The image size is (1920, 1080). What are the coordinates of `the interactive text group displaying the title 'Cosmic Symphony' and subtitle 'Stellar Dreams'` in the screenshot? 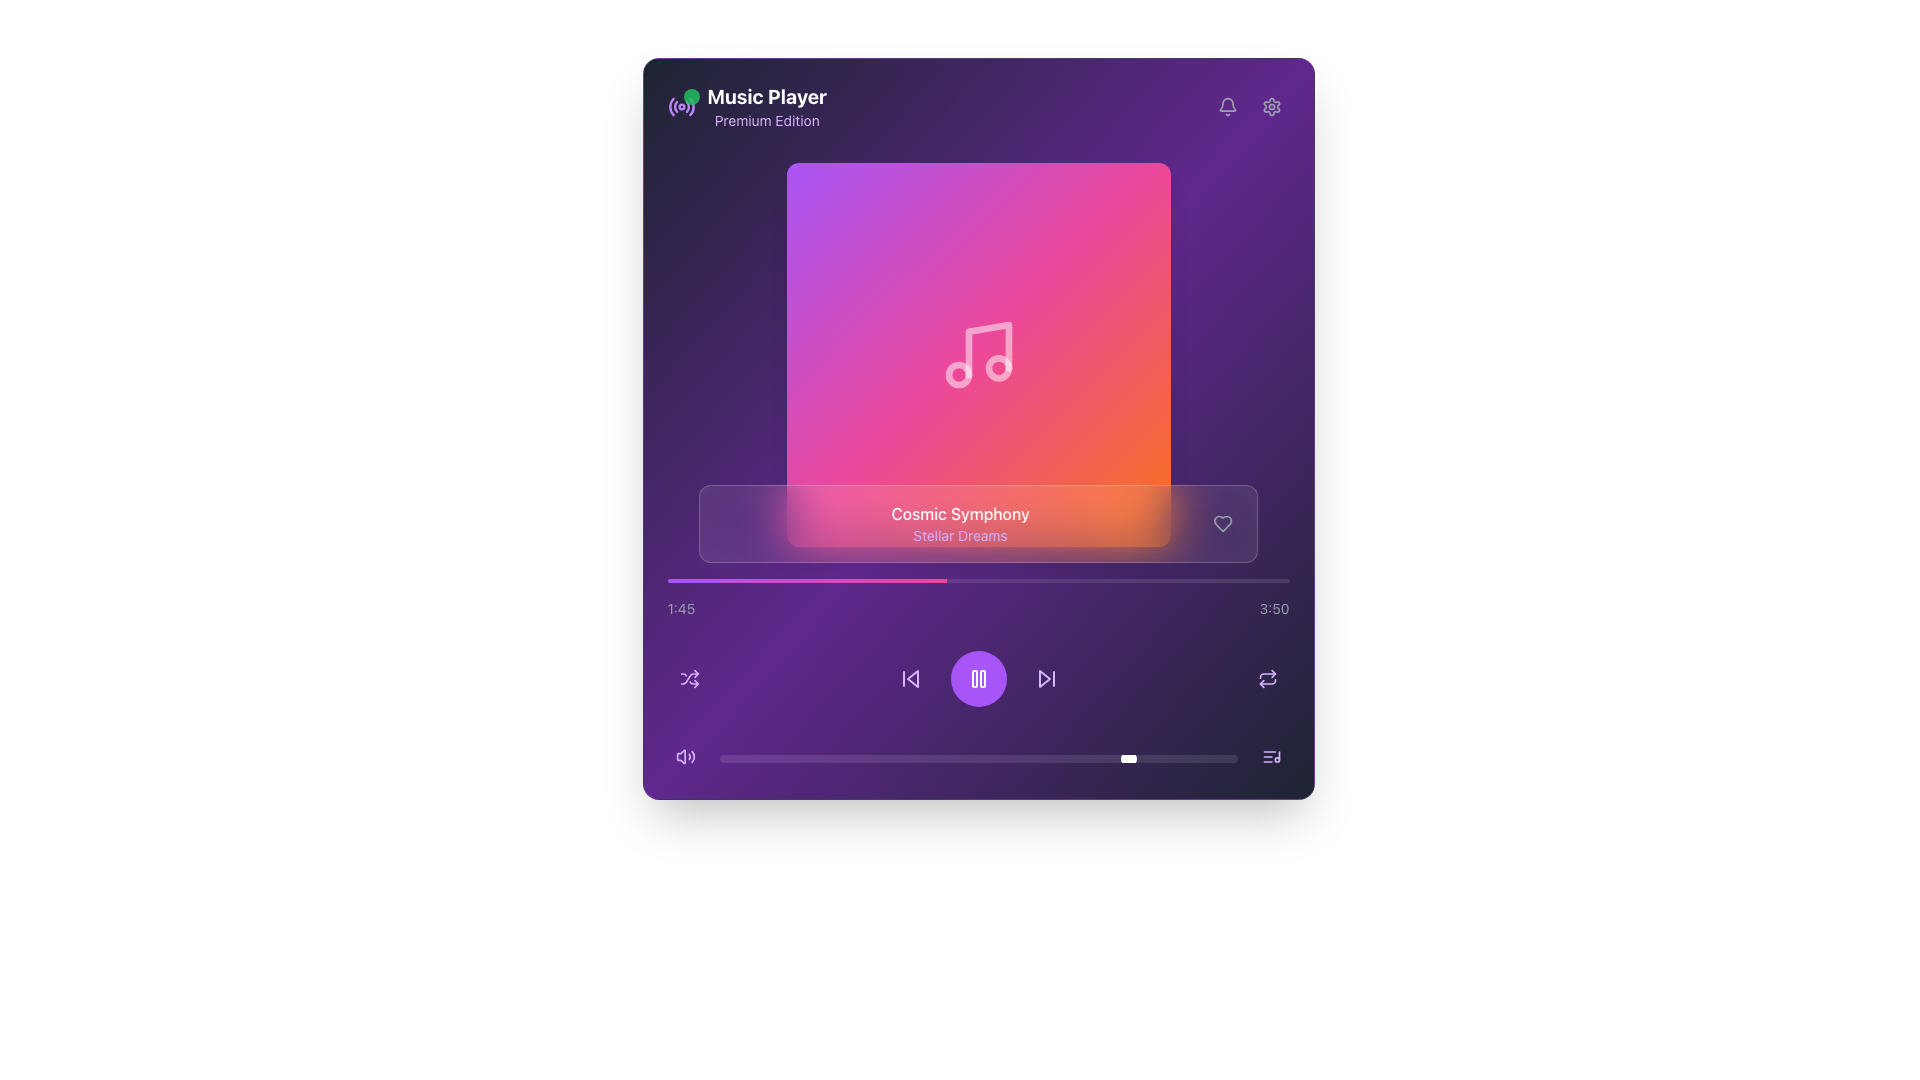 It's located at (978, 523).